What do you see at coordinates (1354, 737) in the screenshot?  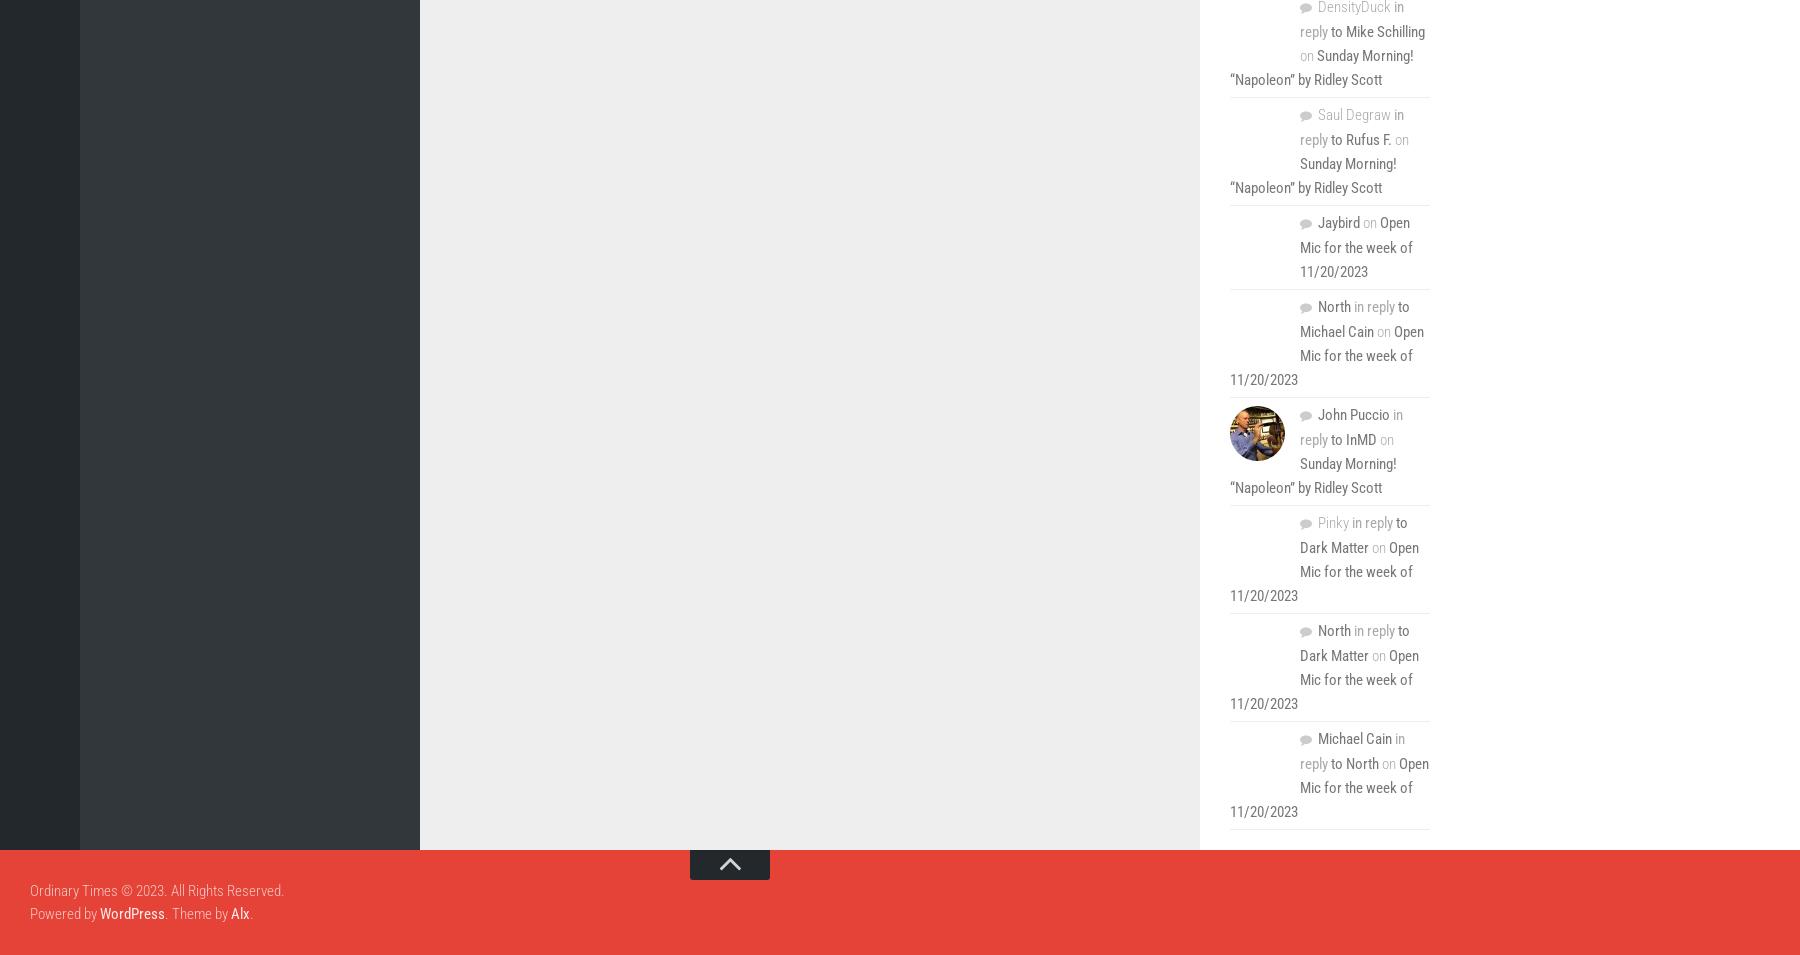 I see `'Michael Cain'` at bounding box center [1354, 737].